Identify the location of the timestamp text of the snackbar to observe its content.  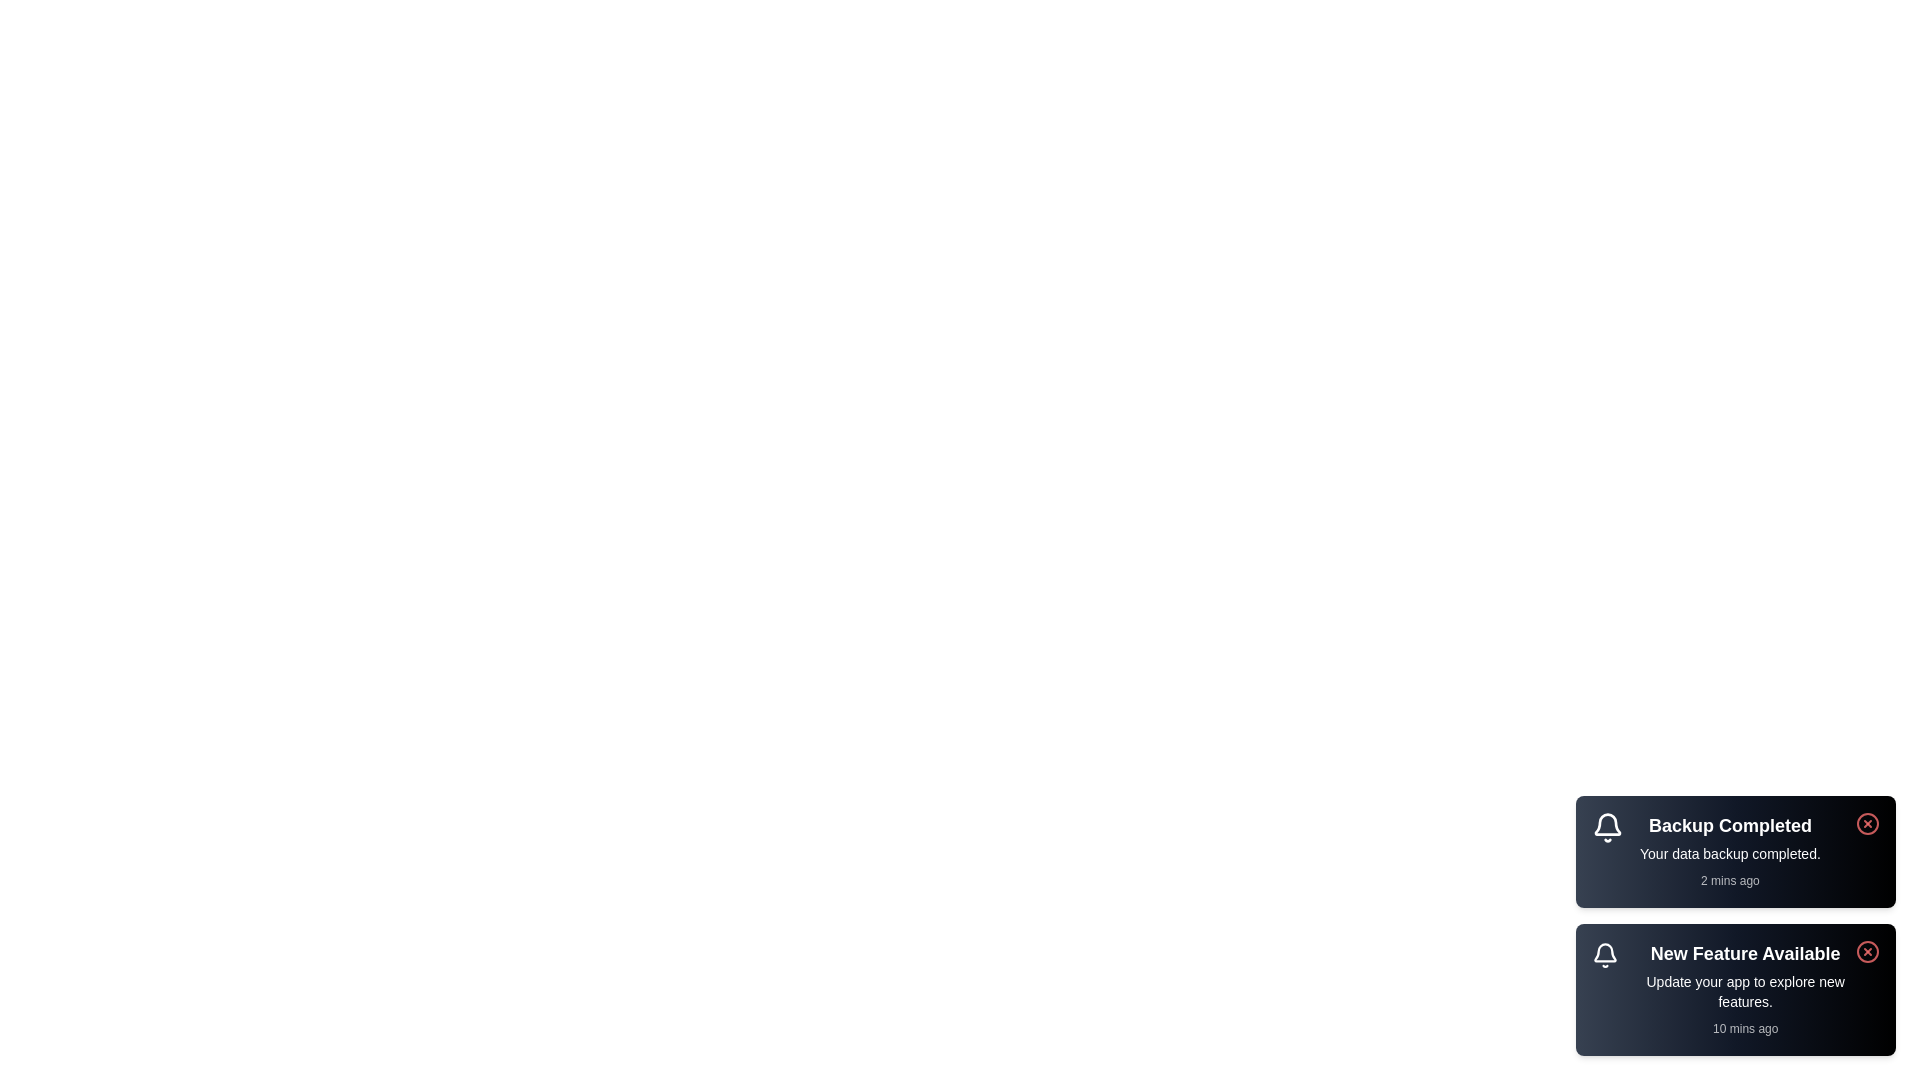
(1729, 879).